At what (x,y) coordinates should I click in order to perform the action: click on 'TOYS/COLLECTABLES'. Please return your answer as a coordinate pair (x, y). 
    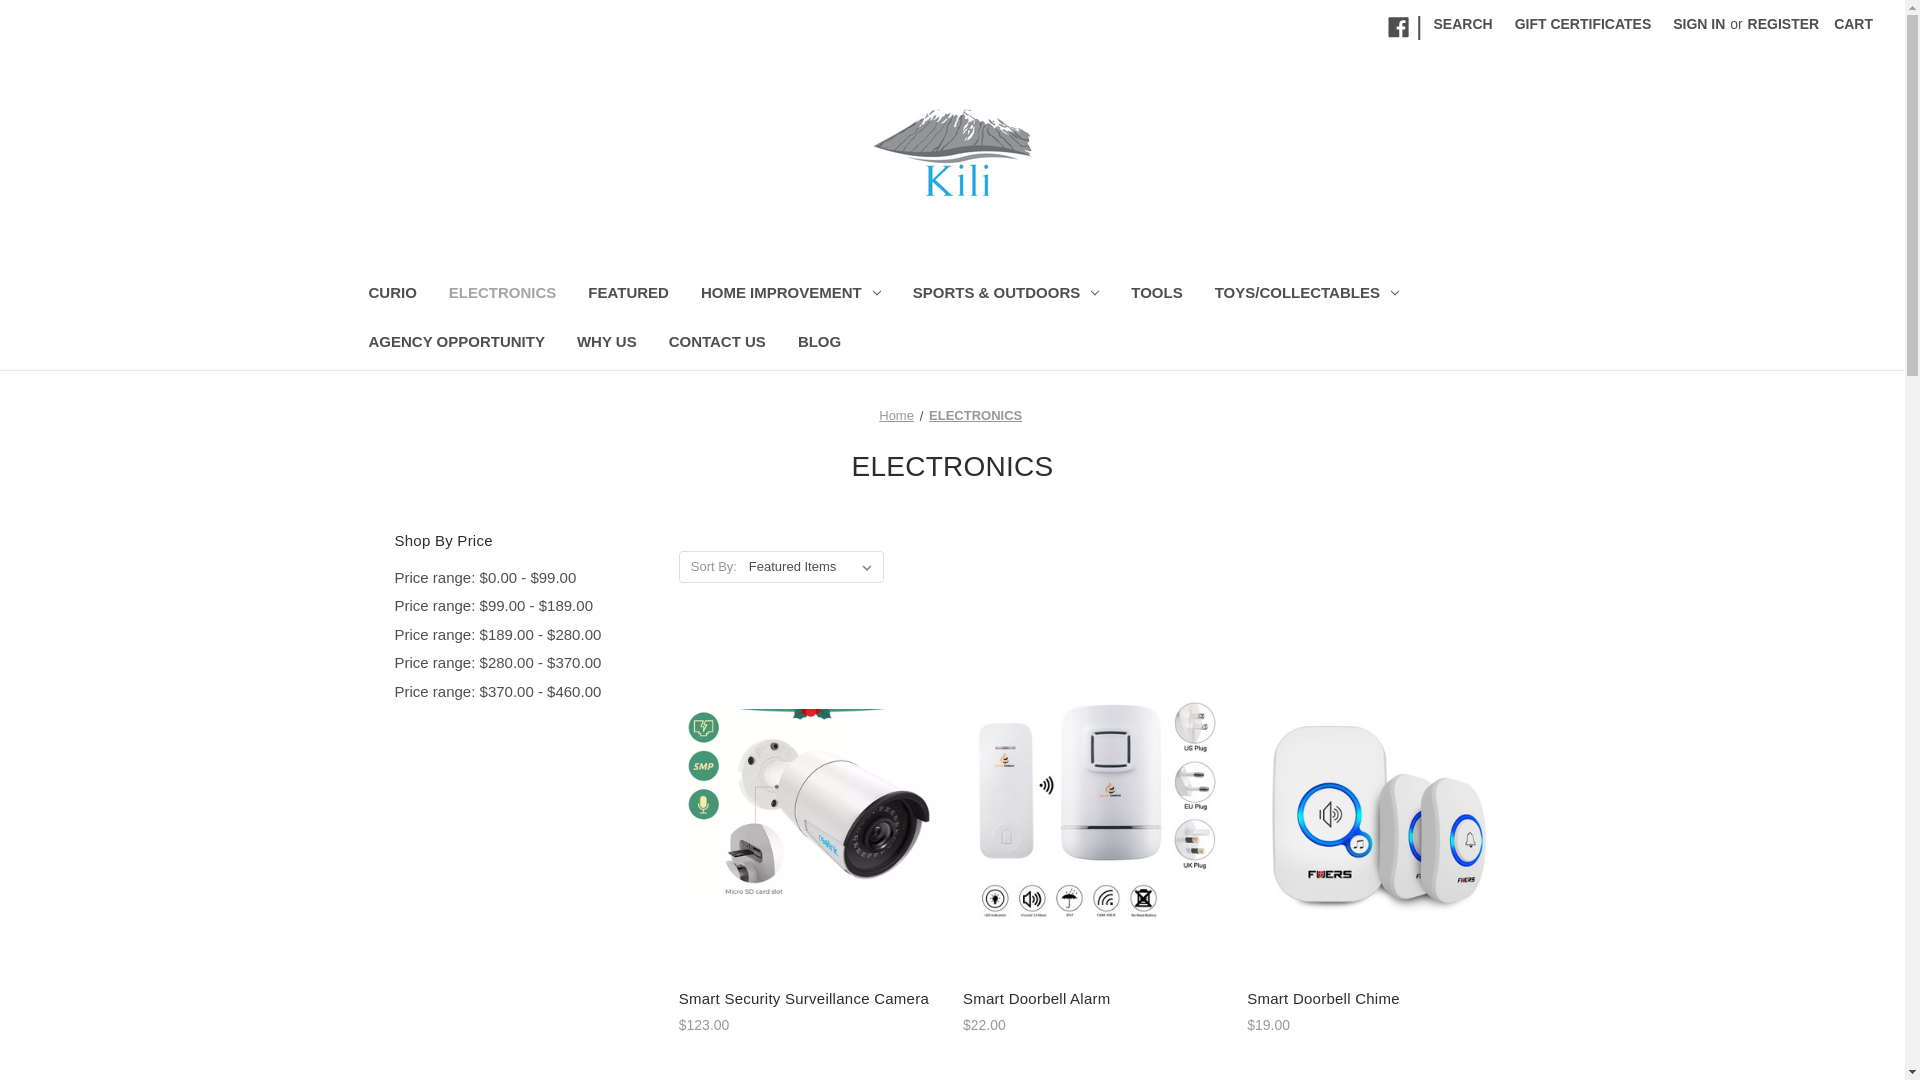
    Looking at the image, I should click on (1306, 295).